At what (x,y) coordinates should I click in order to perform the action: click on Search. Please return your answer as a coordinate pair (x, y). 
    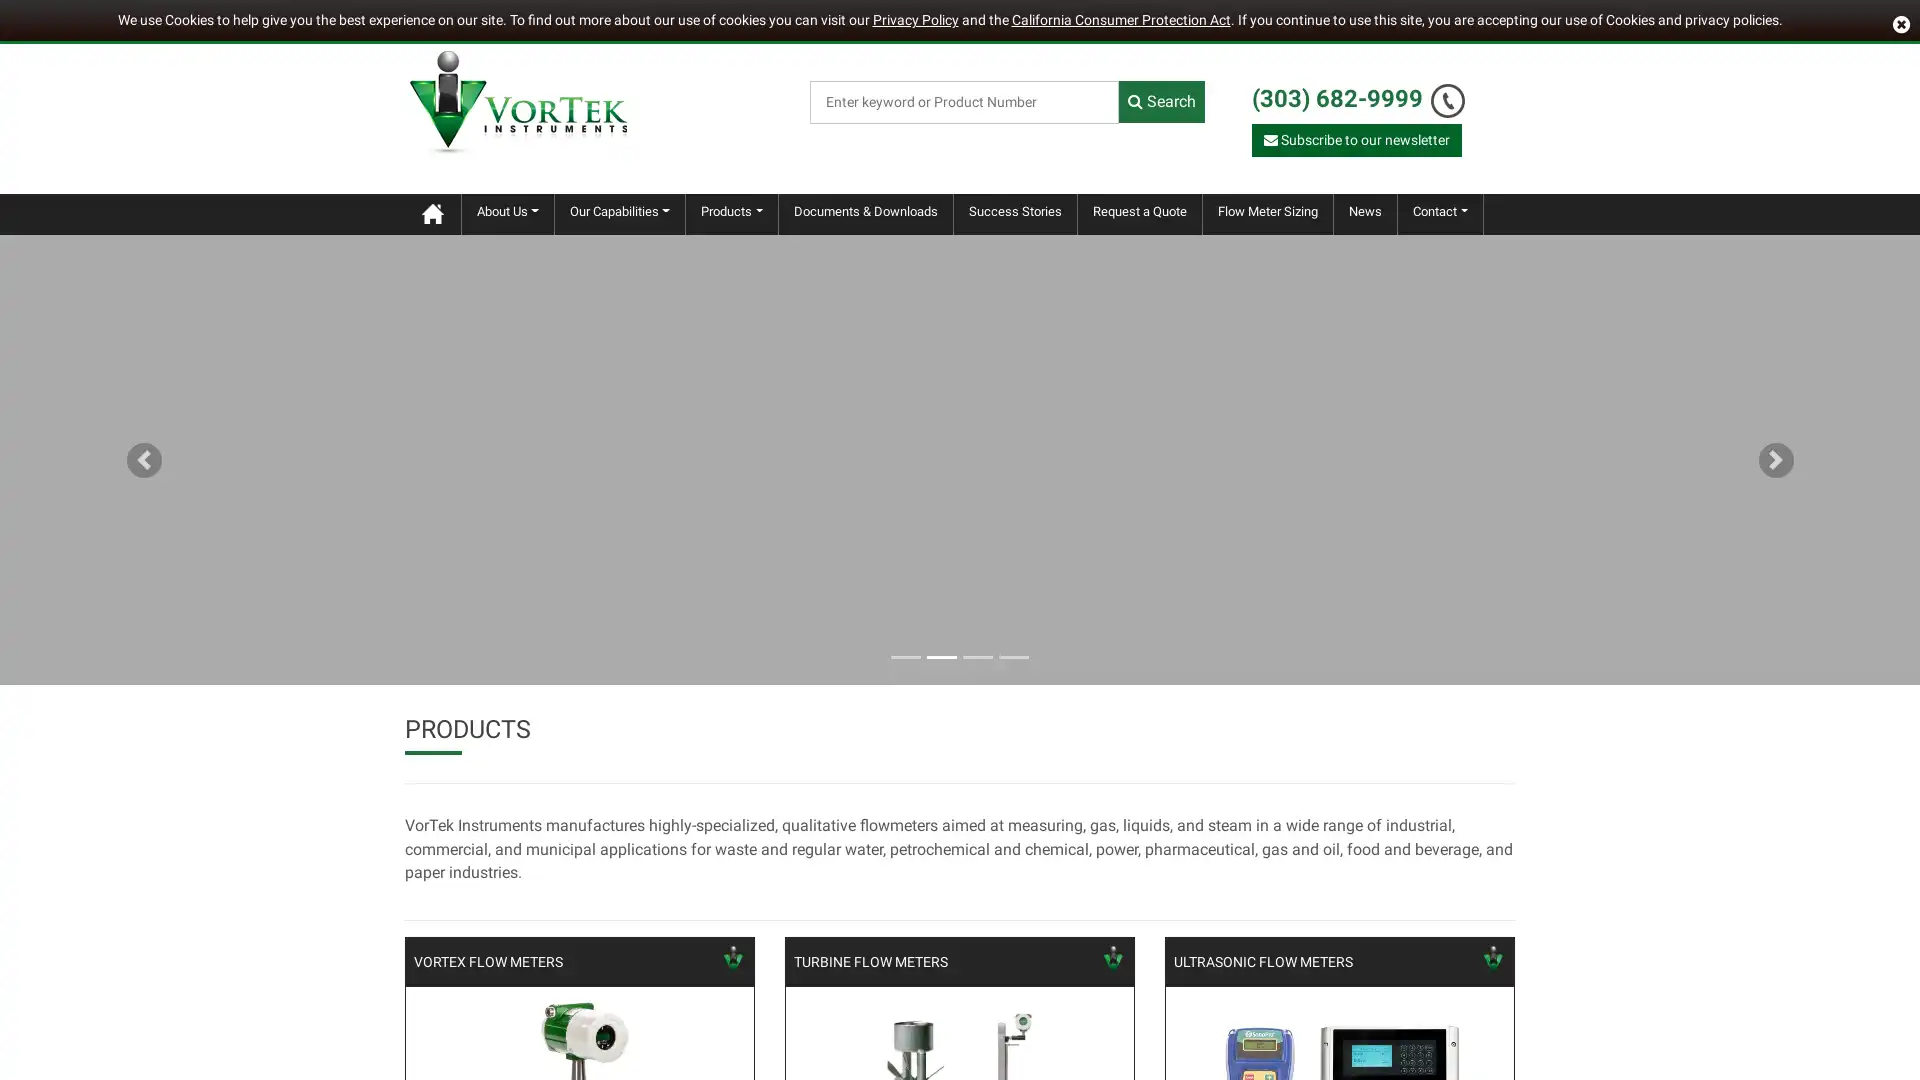
    Looking at the image, I should click on (1161, 60).